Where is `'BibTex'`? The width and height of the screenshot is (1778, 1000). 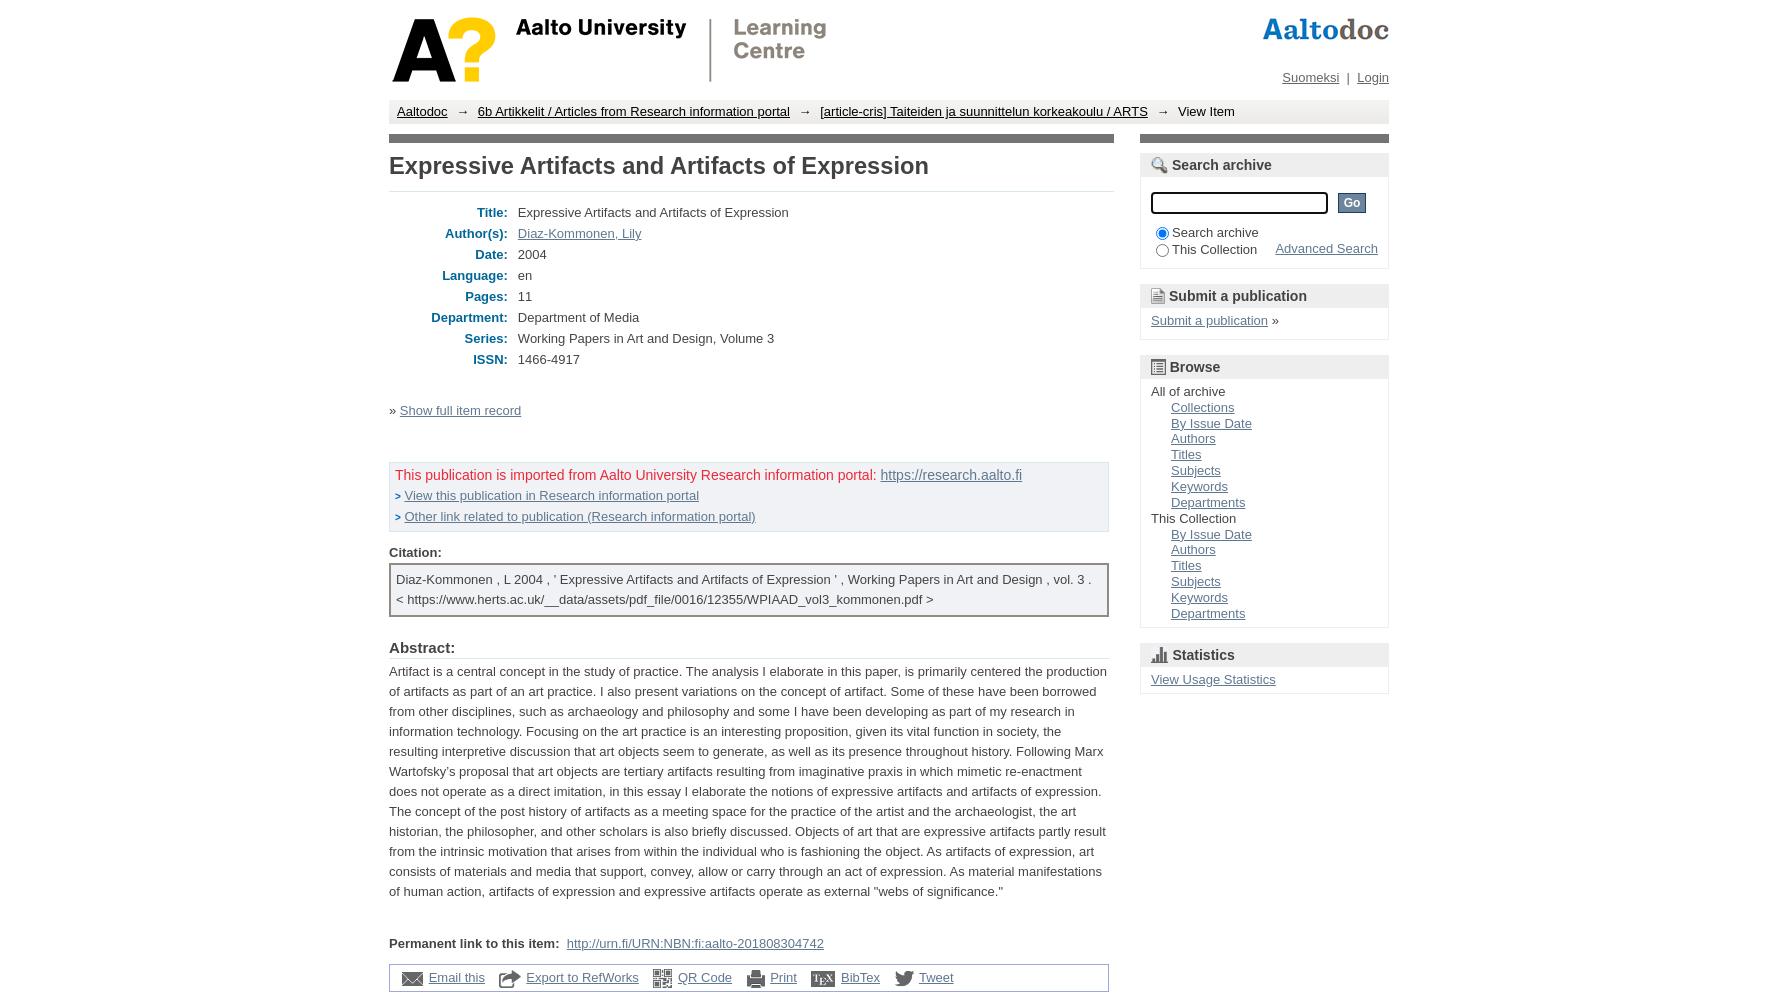 'BibTex' is located at coordinates (839, 975).